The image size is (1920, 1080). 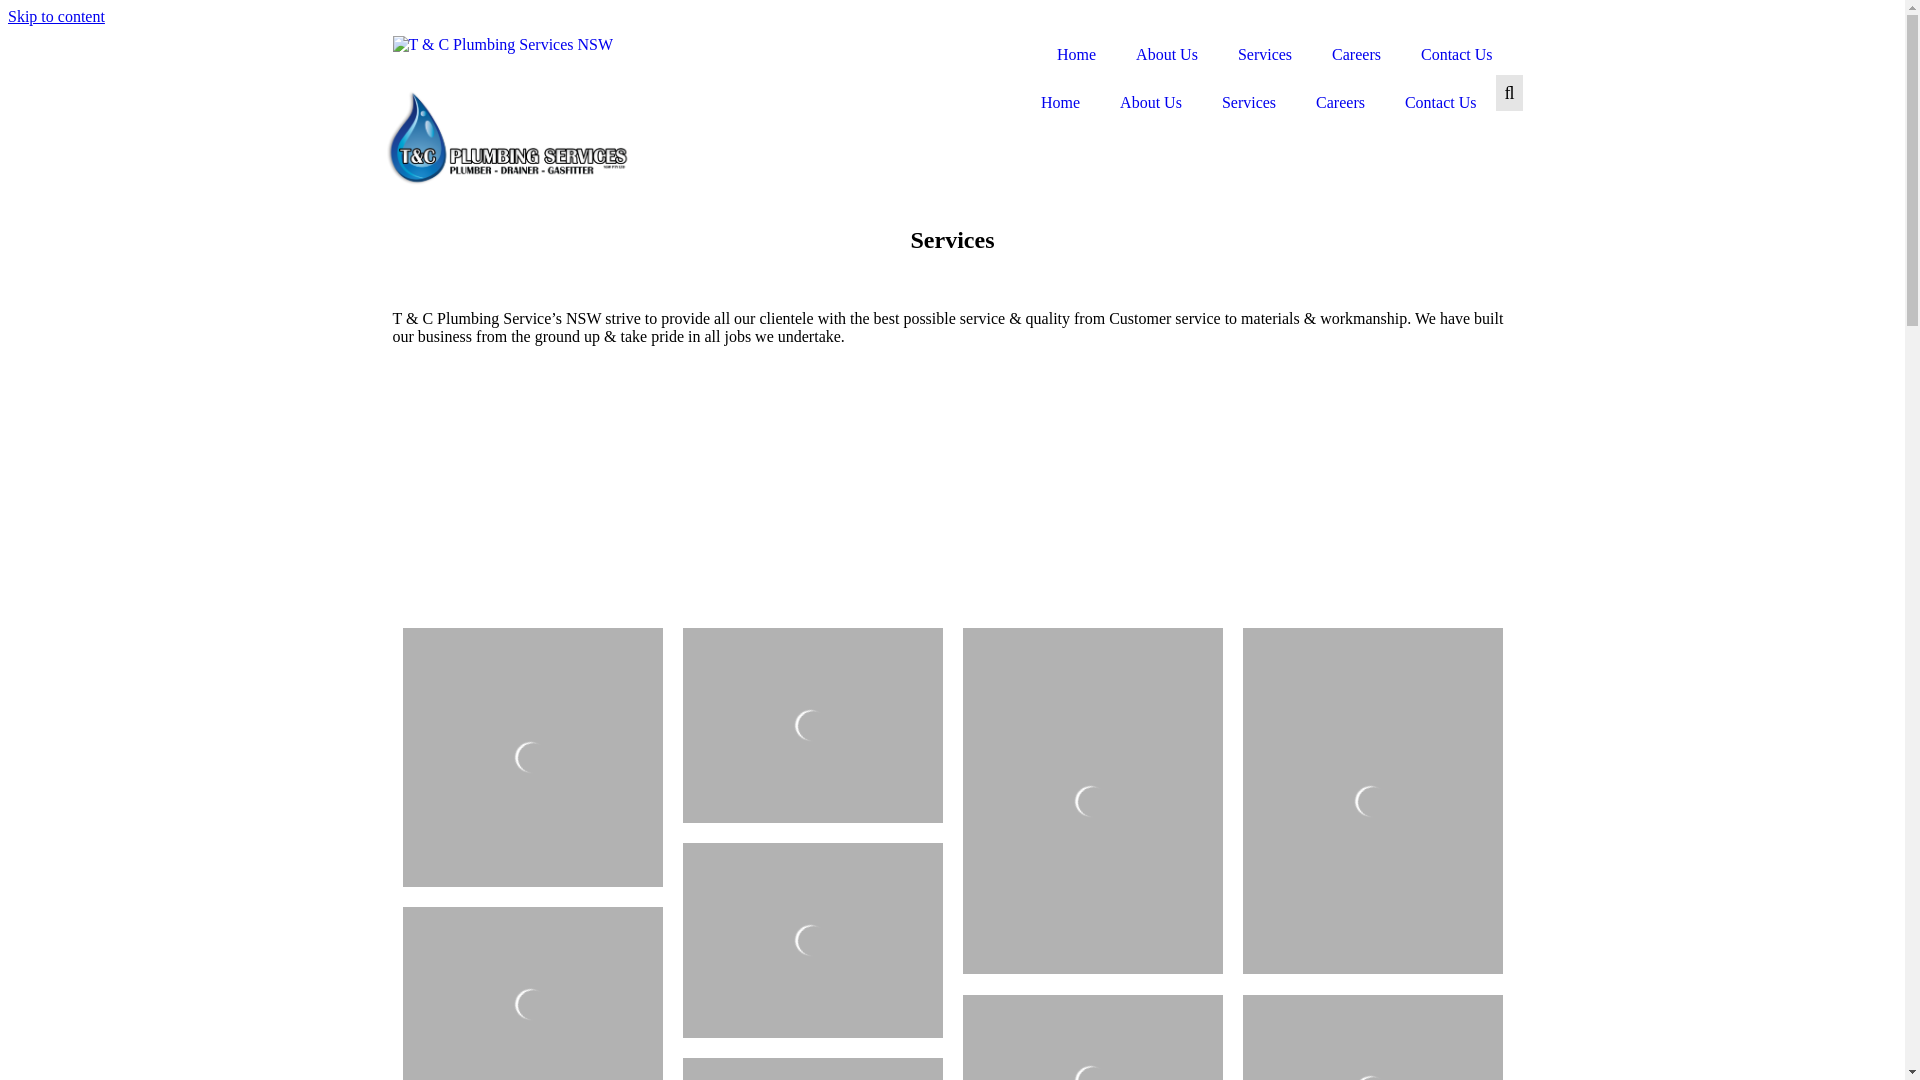 I want to click on 'Careers', so click(x=1311, y=53).